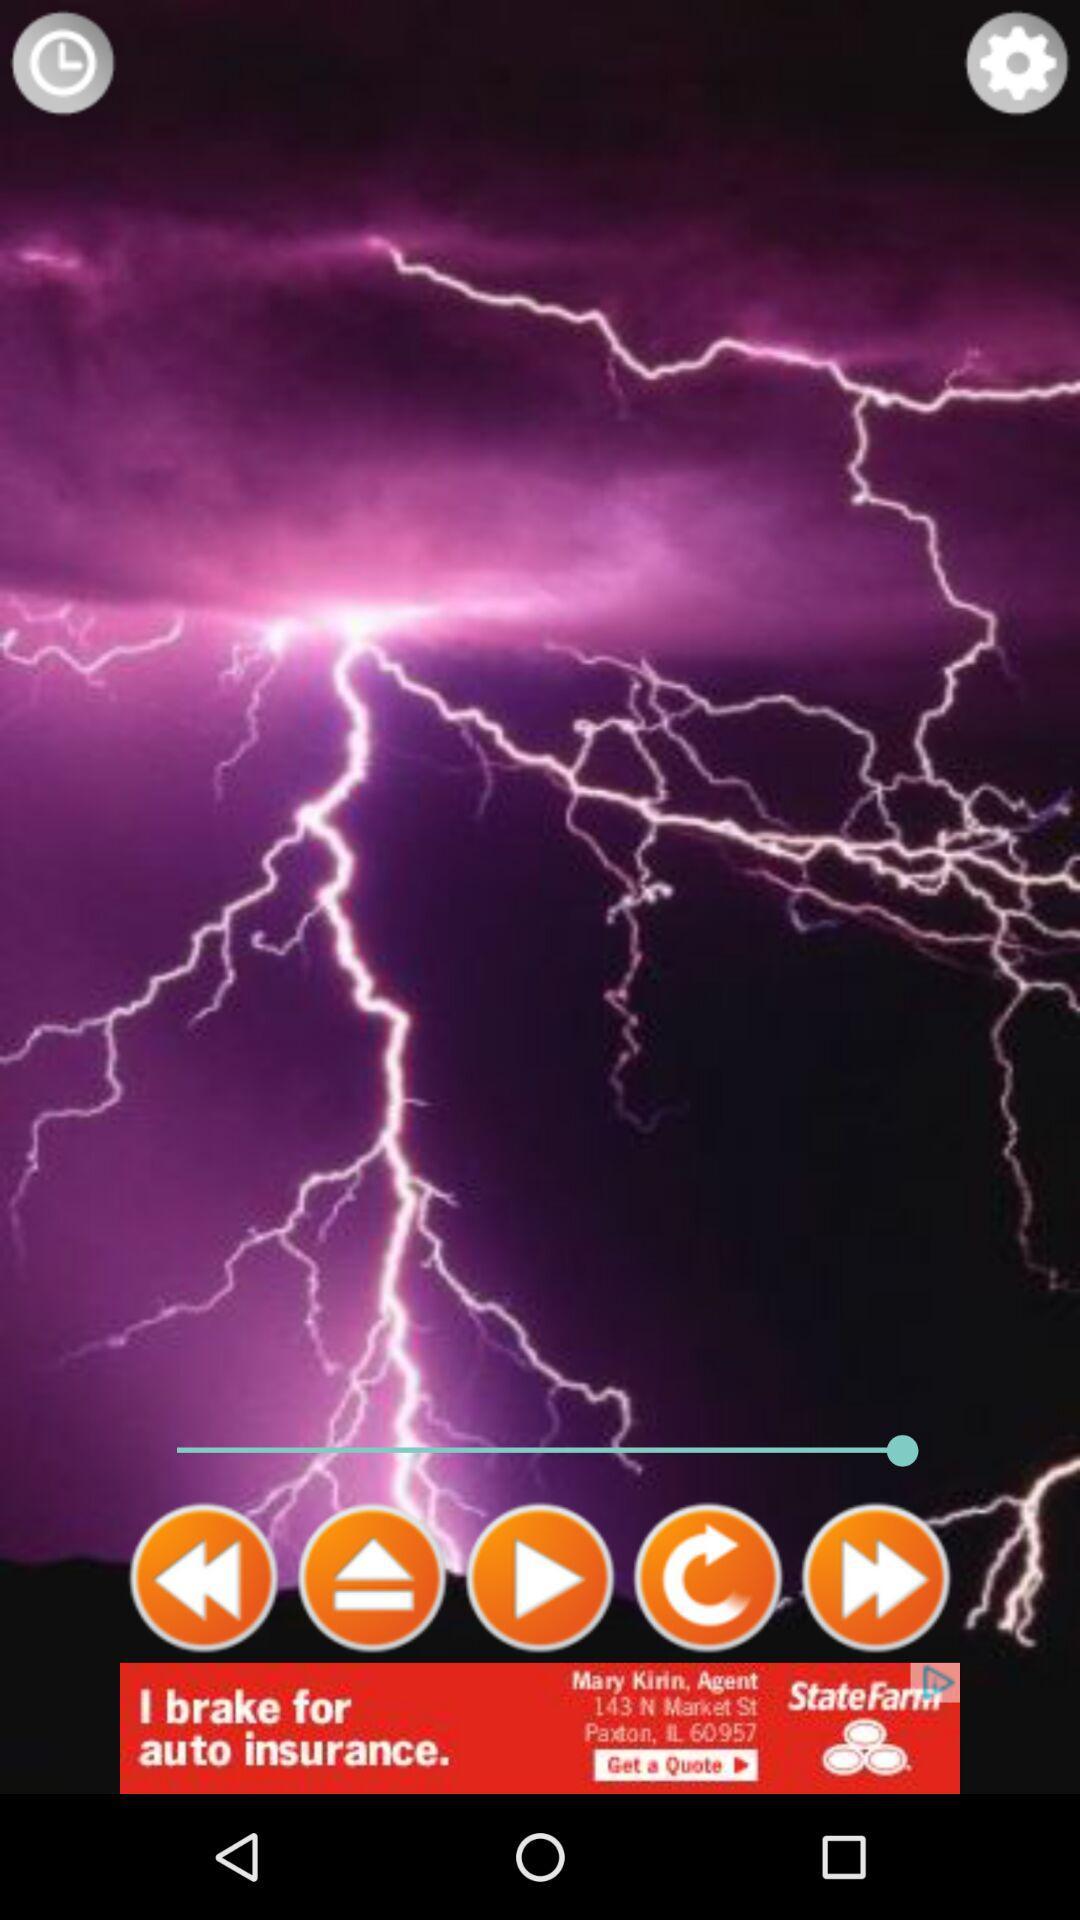  Describe the element at coordinates (874, 1577) in the screenshot. I see `fast forward` at that location.